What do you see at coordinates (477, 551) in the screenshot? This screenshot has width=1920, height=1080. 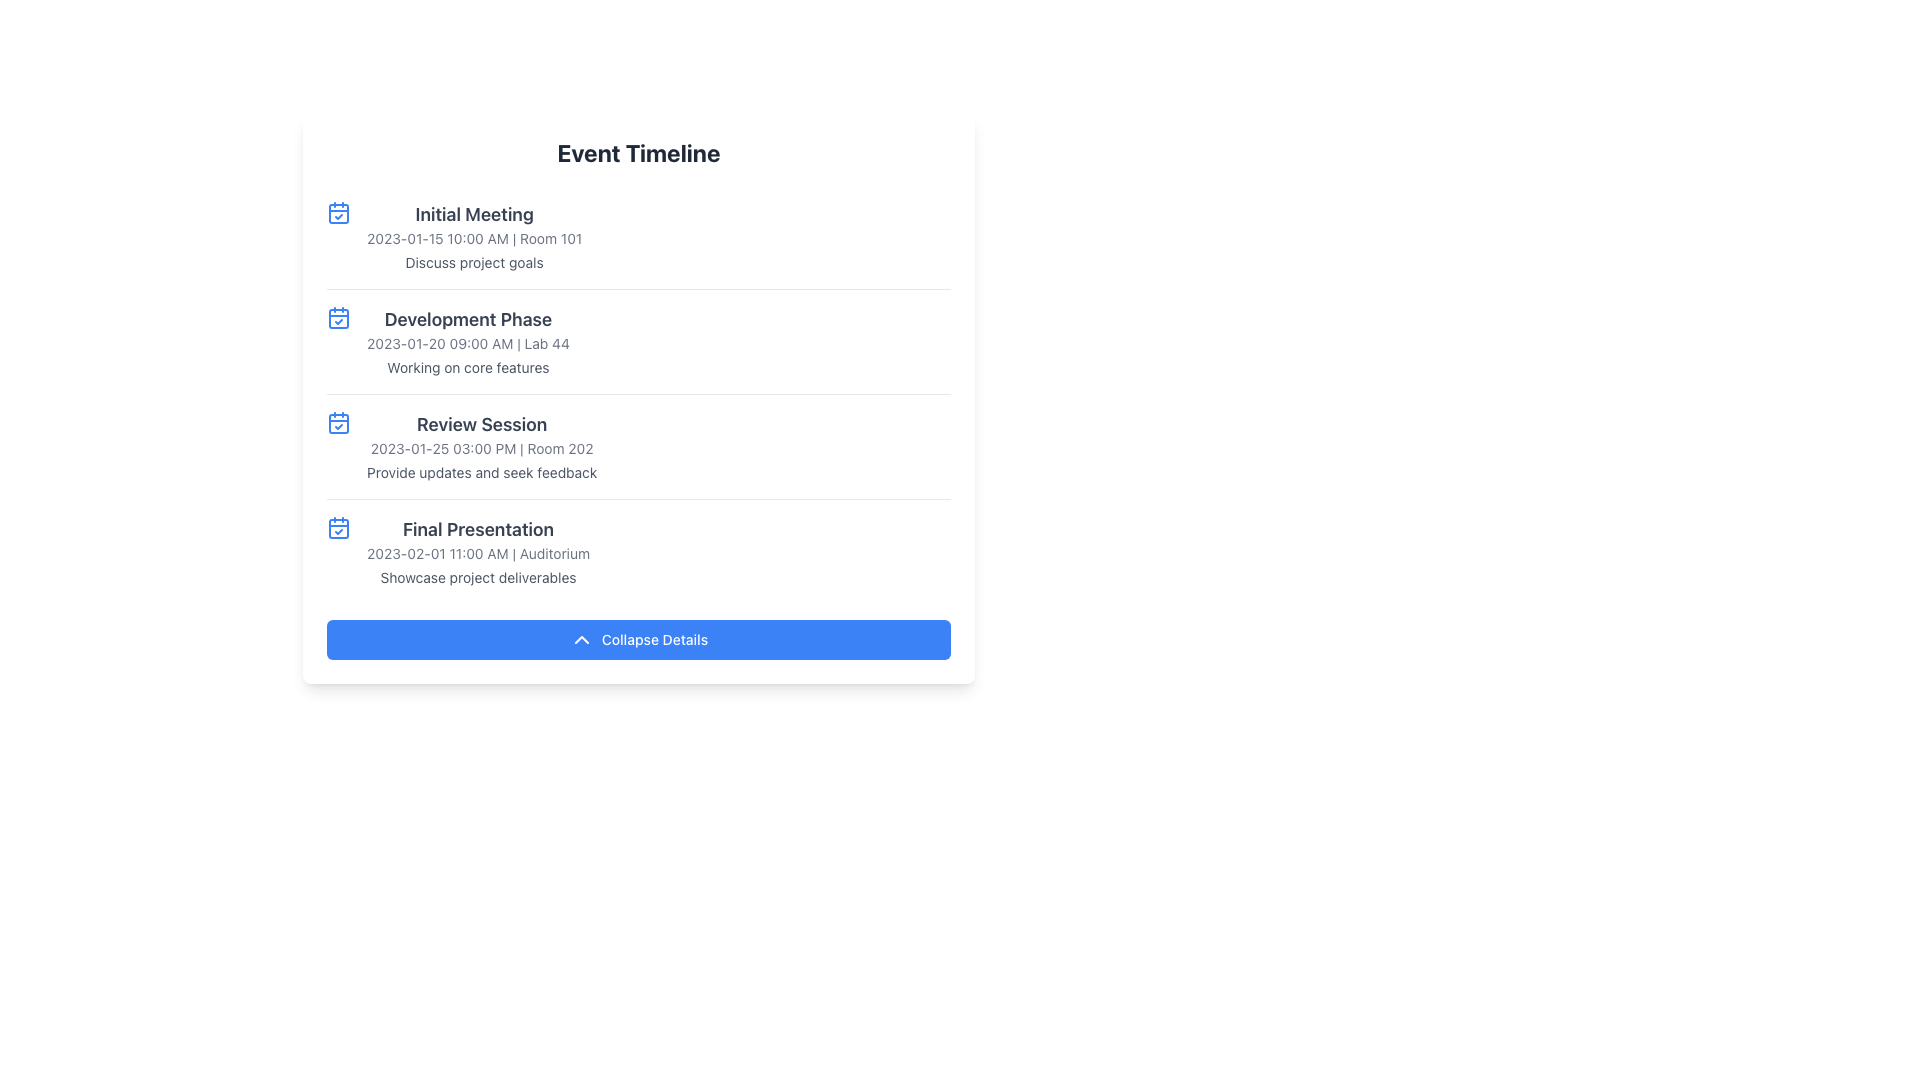 I see `displayed text of the fourth item in the vertically stacked timeline list that shows event details, located just above the blue 'Collapse Details' button` at bounding box center [477, 551].